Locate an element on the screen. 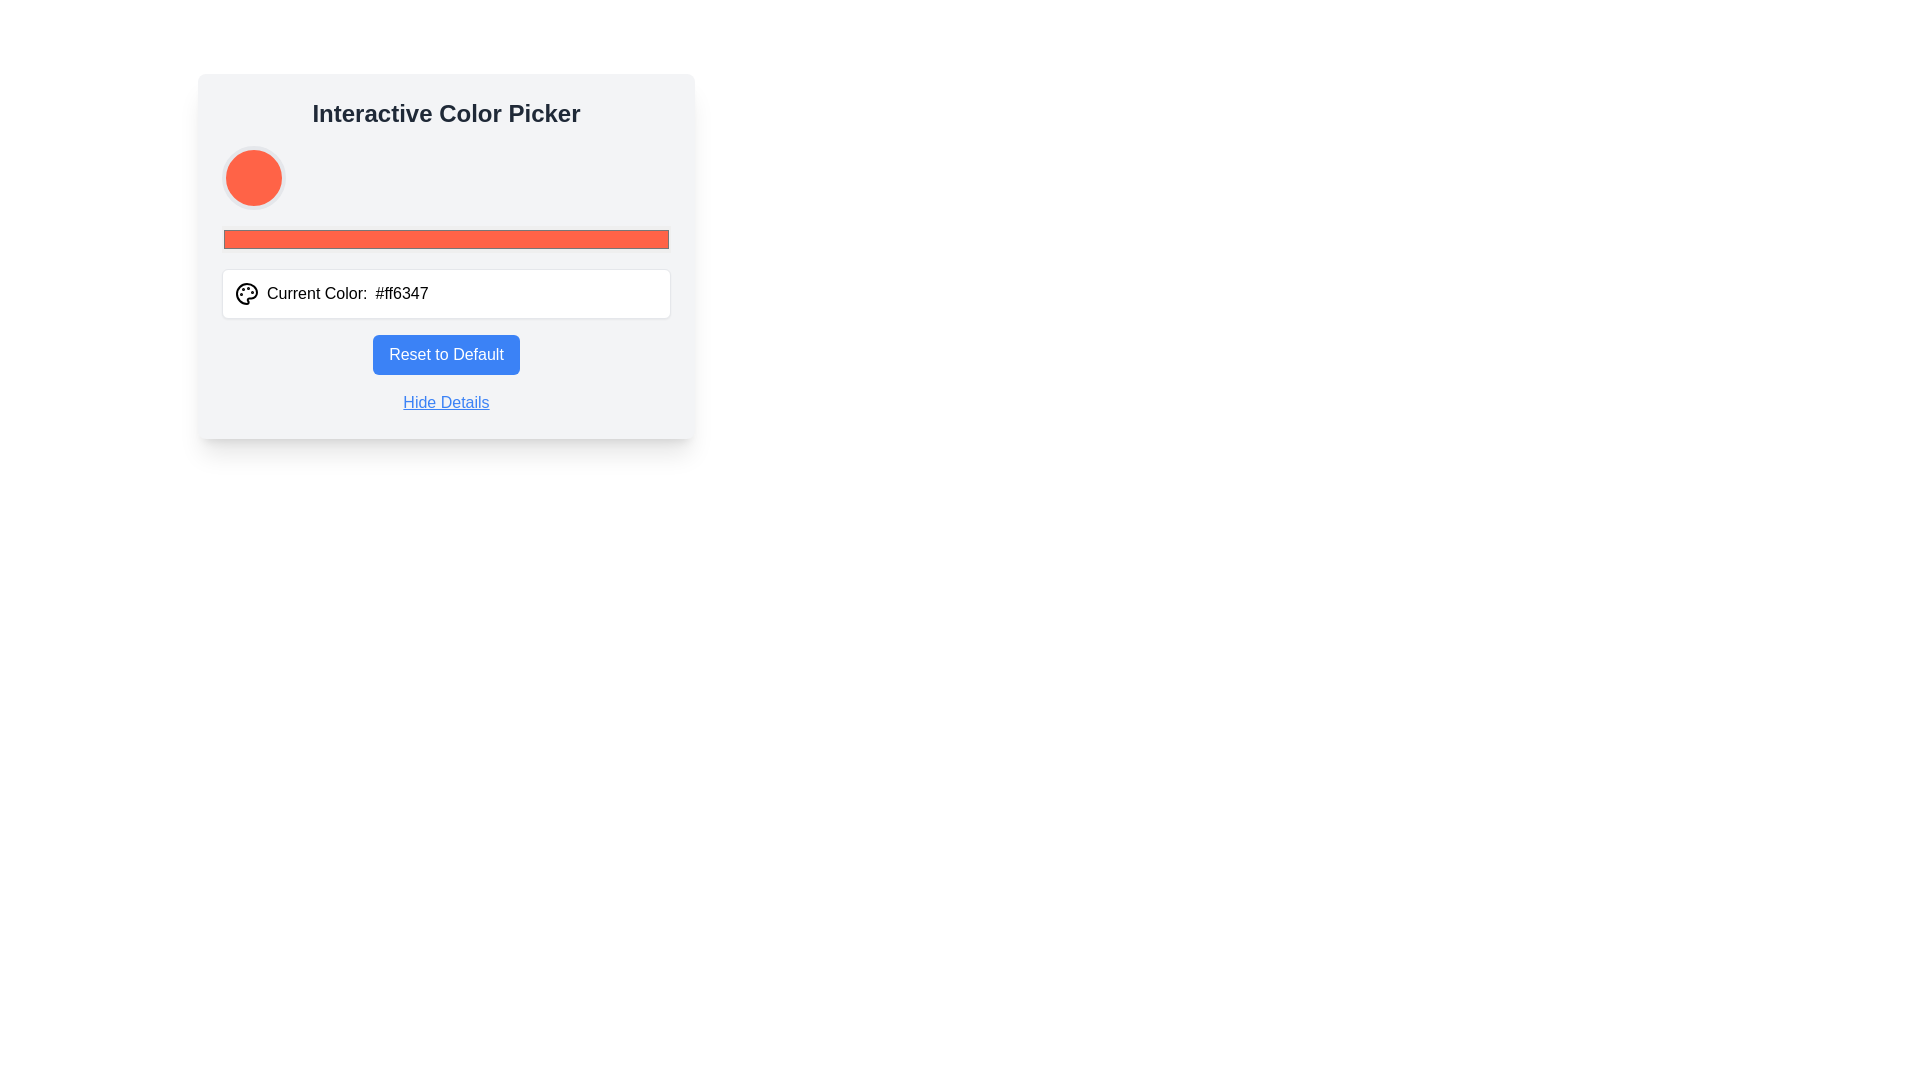 This screenshot has width=1920, height=1080. the color selection icon that precedes the text 'Current Color: #ff6347' and is located above the 'Reset to Default' button is located at coordinates (245, 293).